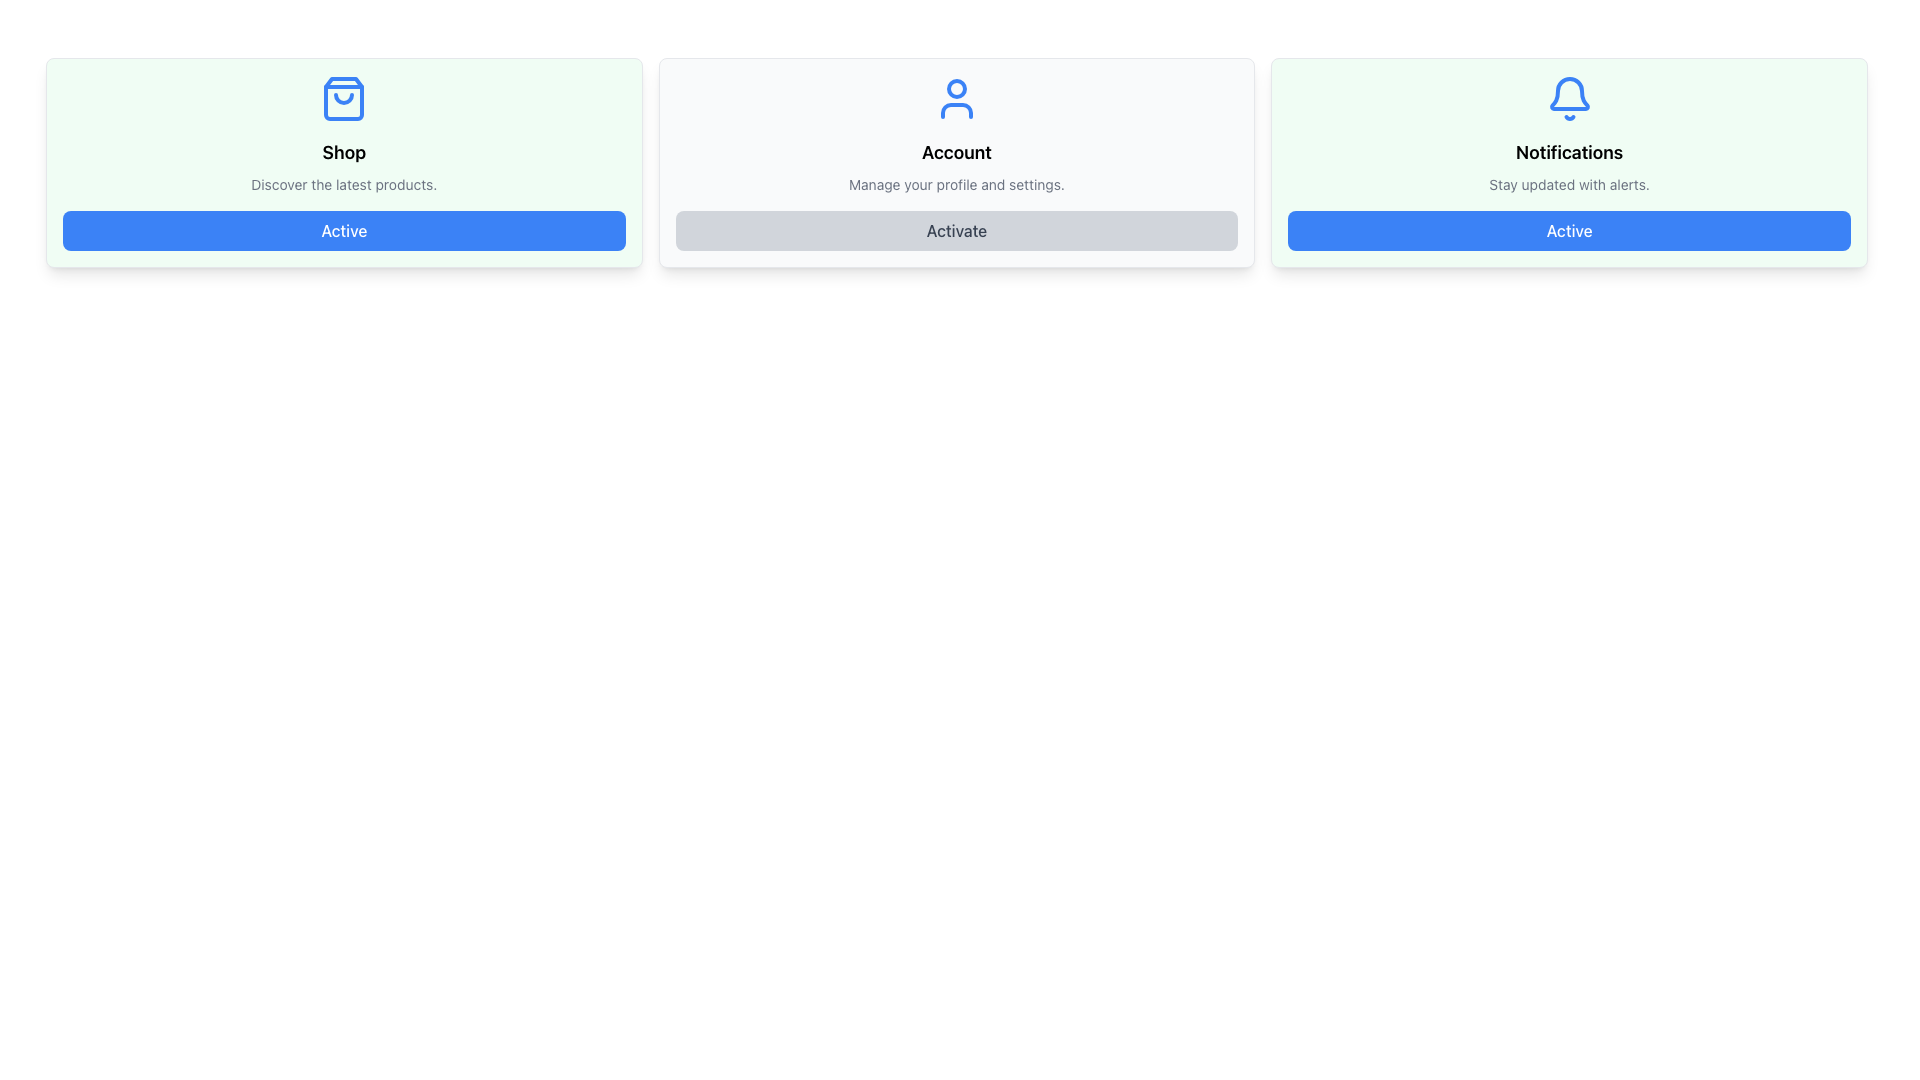 The width and height of the screenshot is (1920, 1080). I want to click on the 'Activate' button, a rectangular button with rounded corners and a gray background, located at the bottom of the 'Account' card, so click(955, 230).